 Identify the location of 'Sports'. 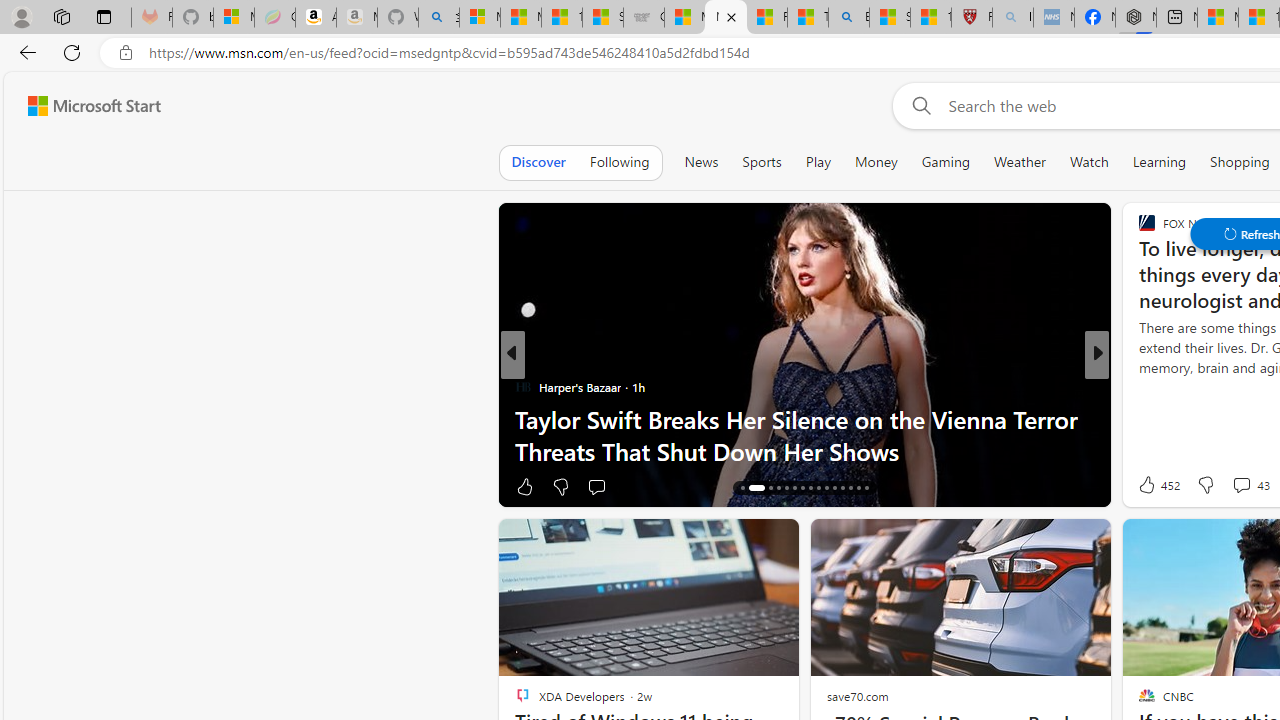
(760, 161).